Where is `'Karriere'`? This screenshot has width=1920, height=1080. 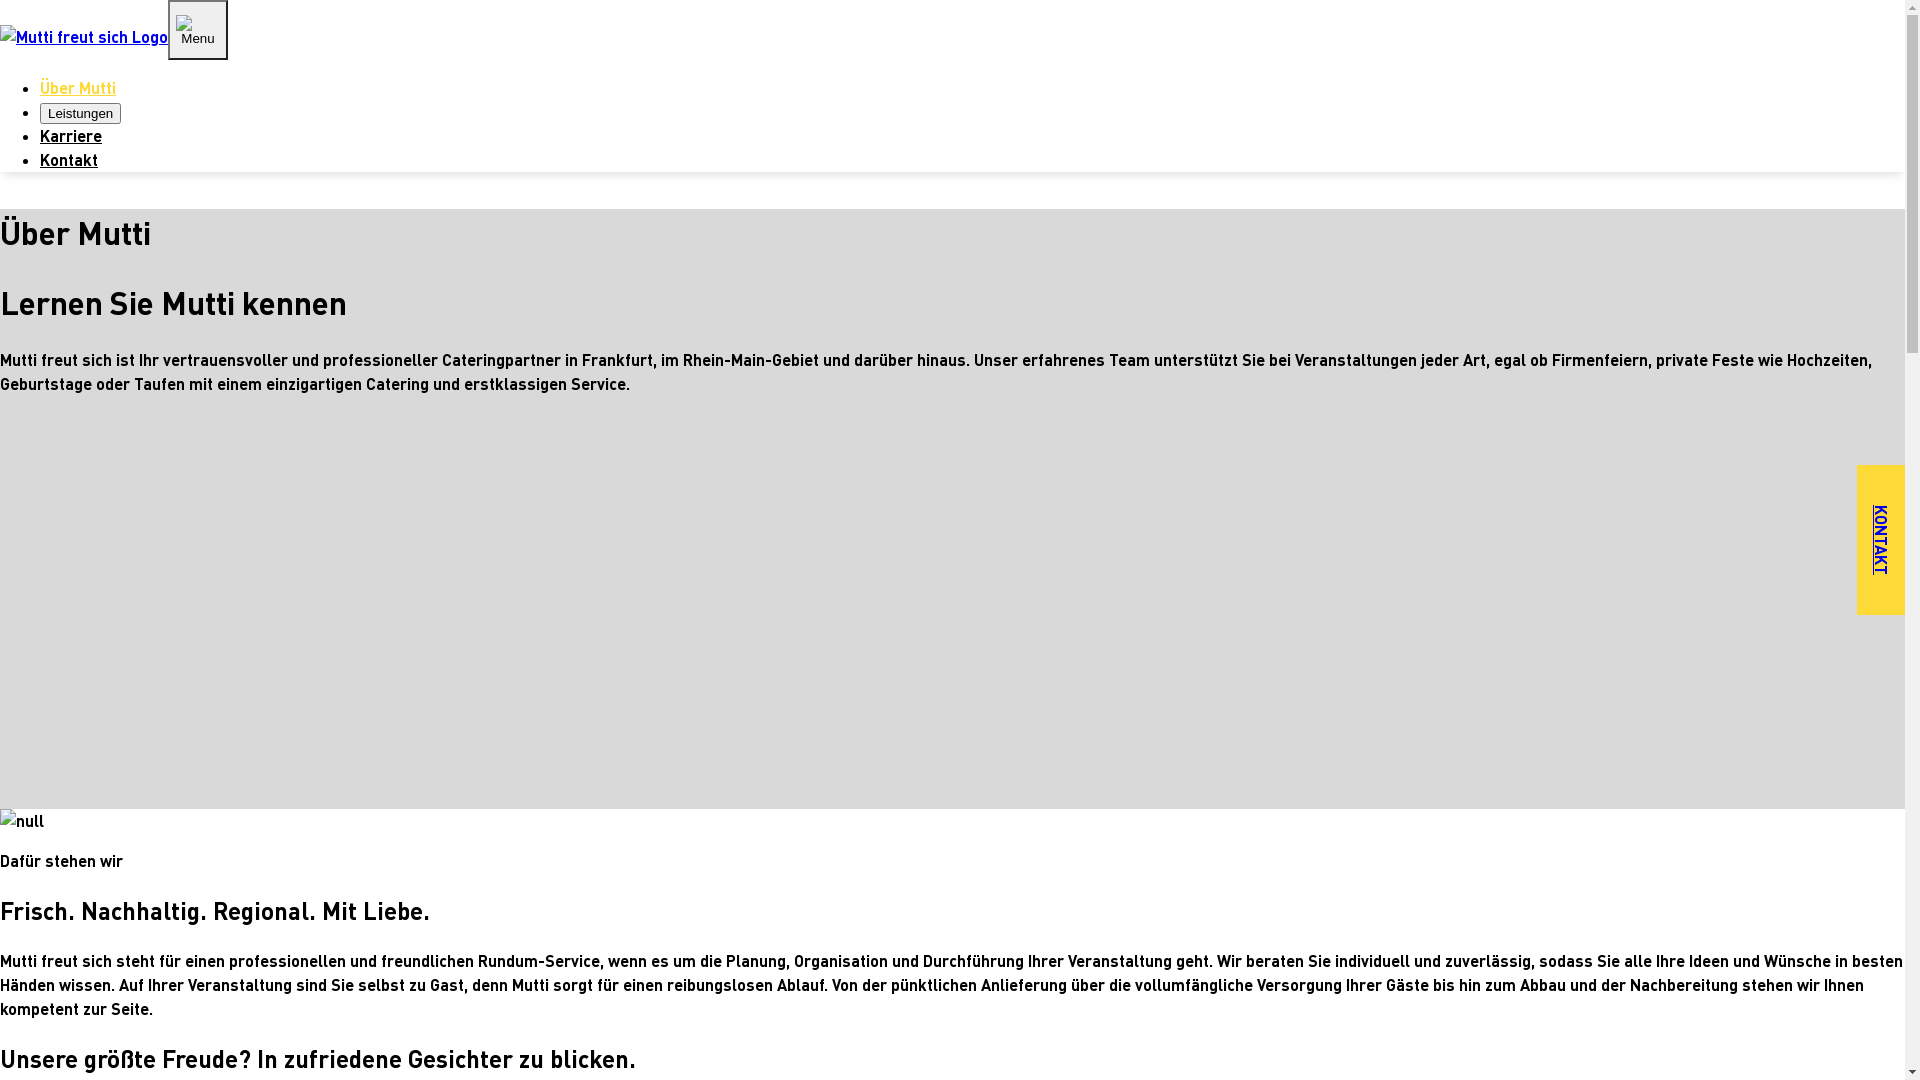
'Karriere' is located at coordinates (71, 135).